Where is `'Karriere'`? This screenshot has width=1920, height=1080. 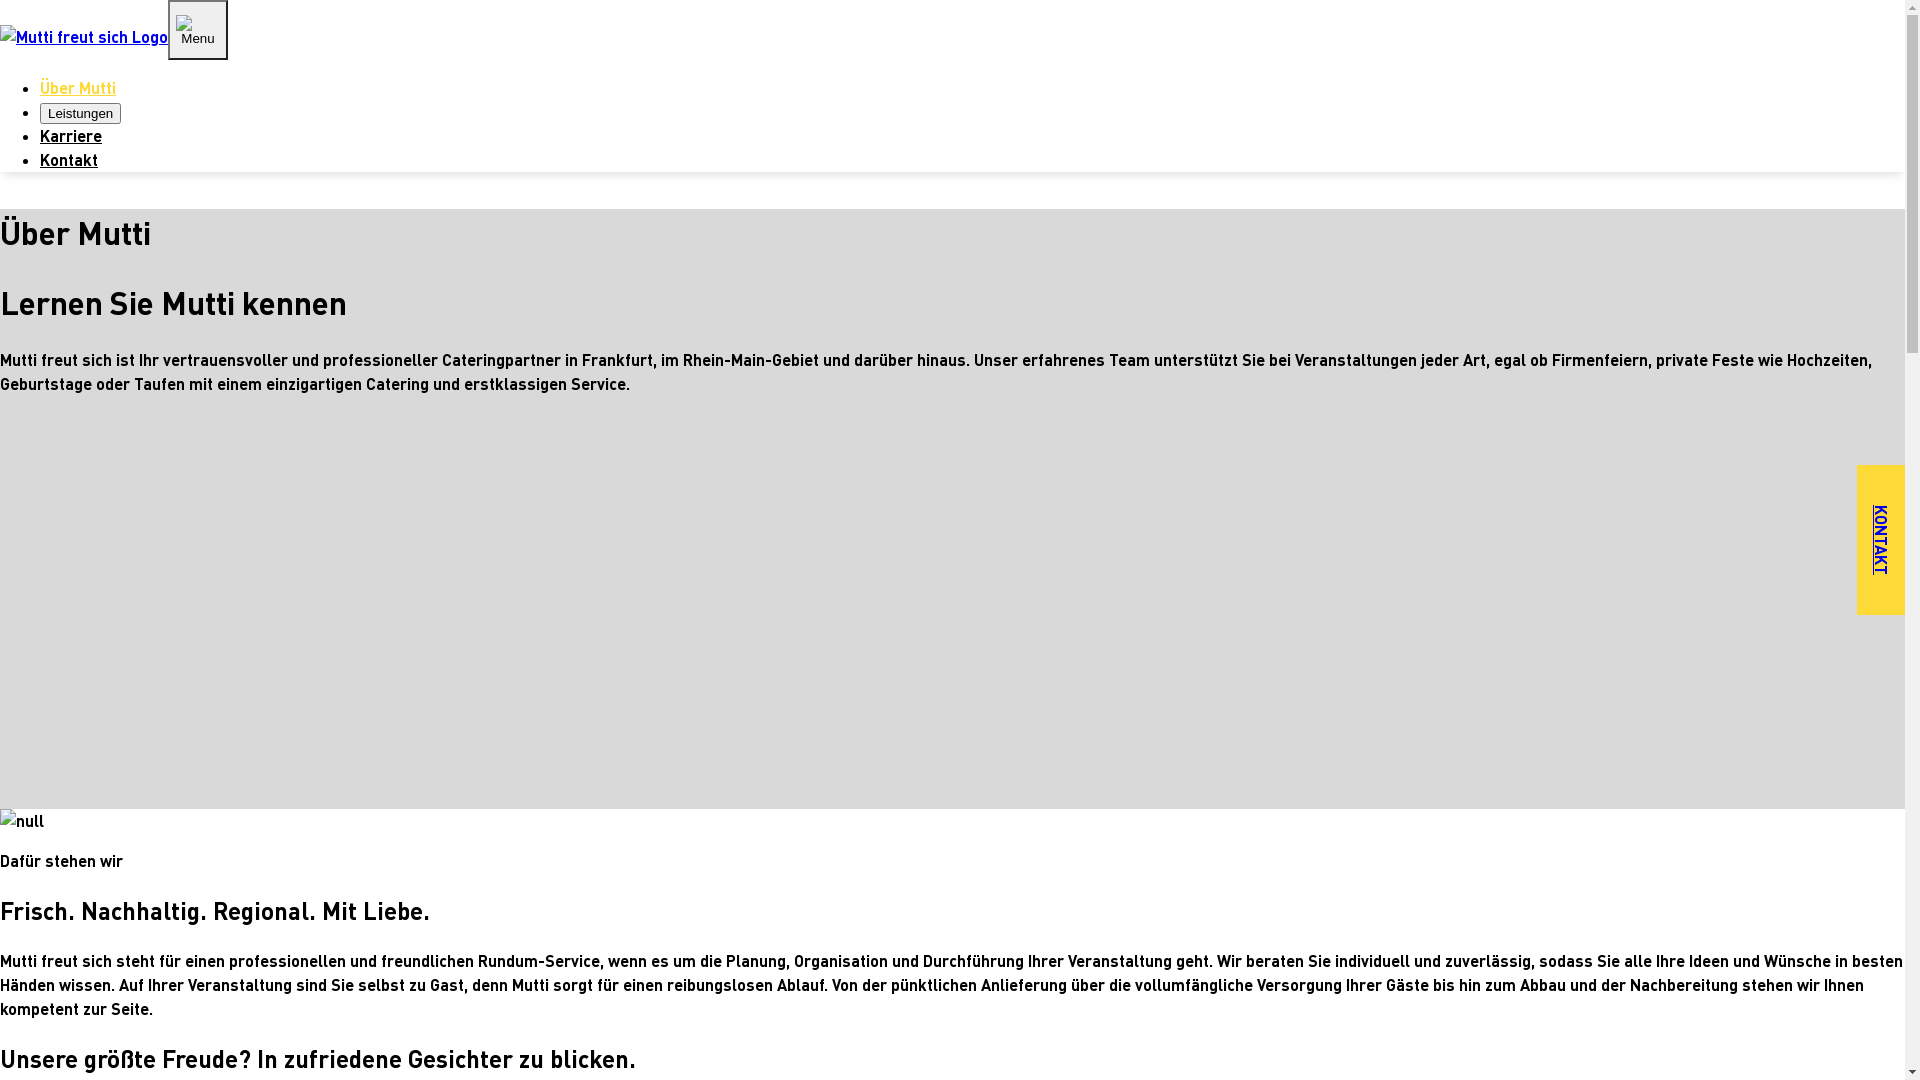
'Karriere' is located at coordinates (71, 135).